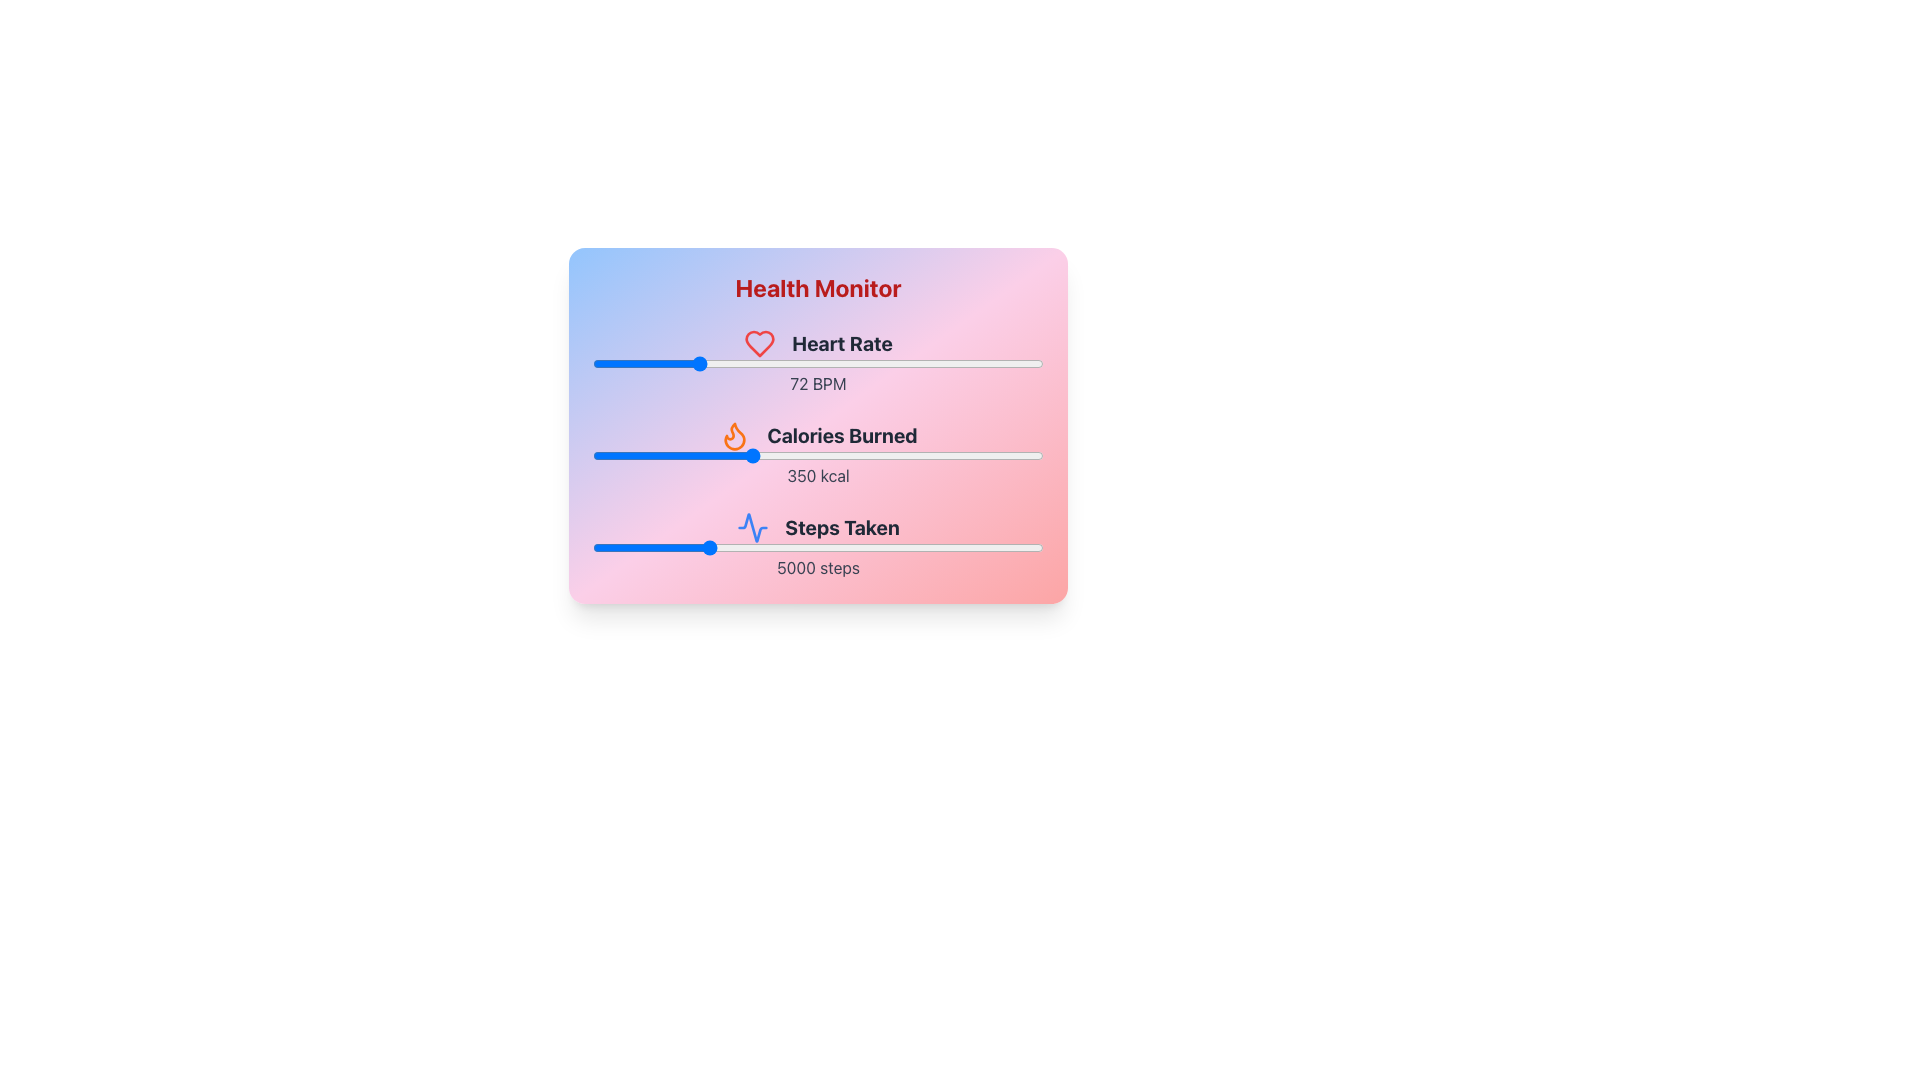 The height and width of the screenshot is (1080, 1920). Describe the element at coordinates (759, 342) in the screenshot. I see `the heart-shaped icon with a red interior located next to the 'Heart Rate' label in the health monitoring section for aesthetic purposes` at that location.